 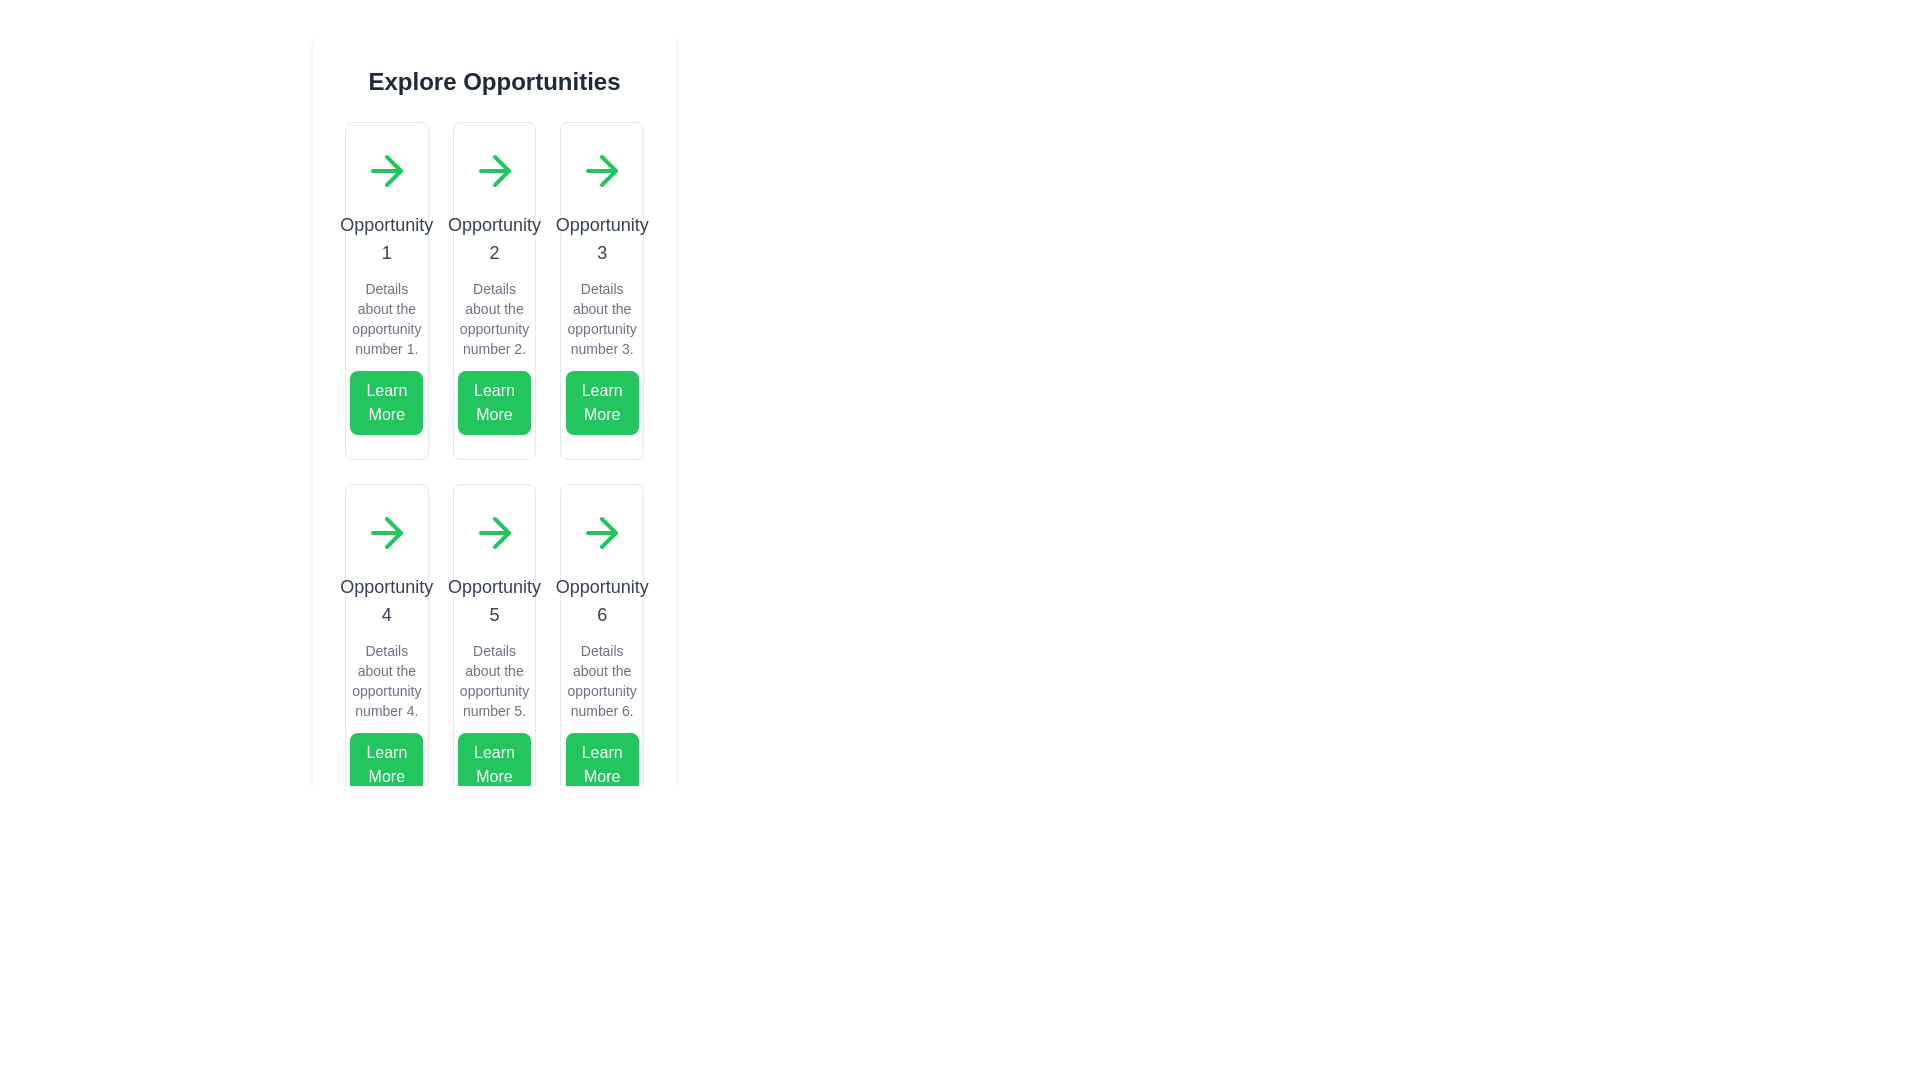 I want to click on the text label displaying 'Opportunity 4' in bold, dark gray font, located in the second row, first column of the grid layout, so click(x=386, y=600).